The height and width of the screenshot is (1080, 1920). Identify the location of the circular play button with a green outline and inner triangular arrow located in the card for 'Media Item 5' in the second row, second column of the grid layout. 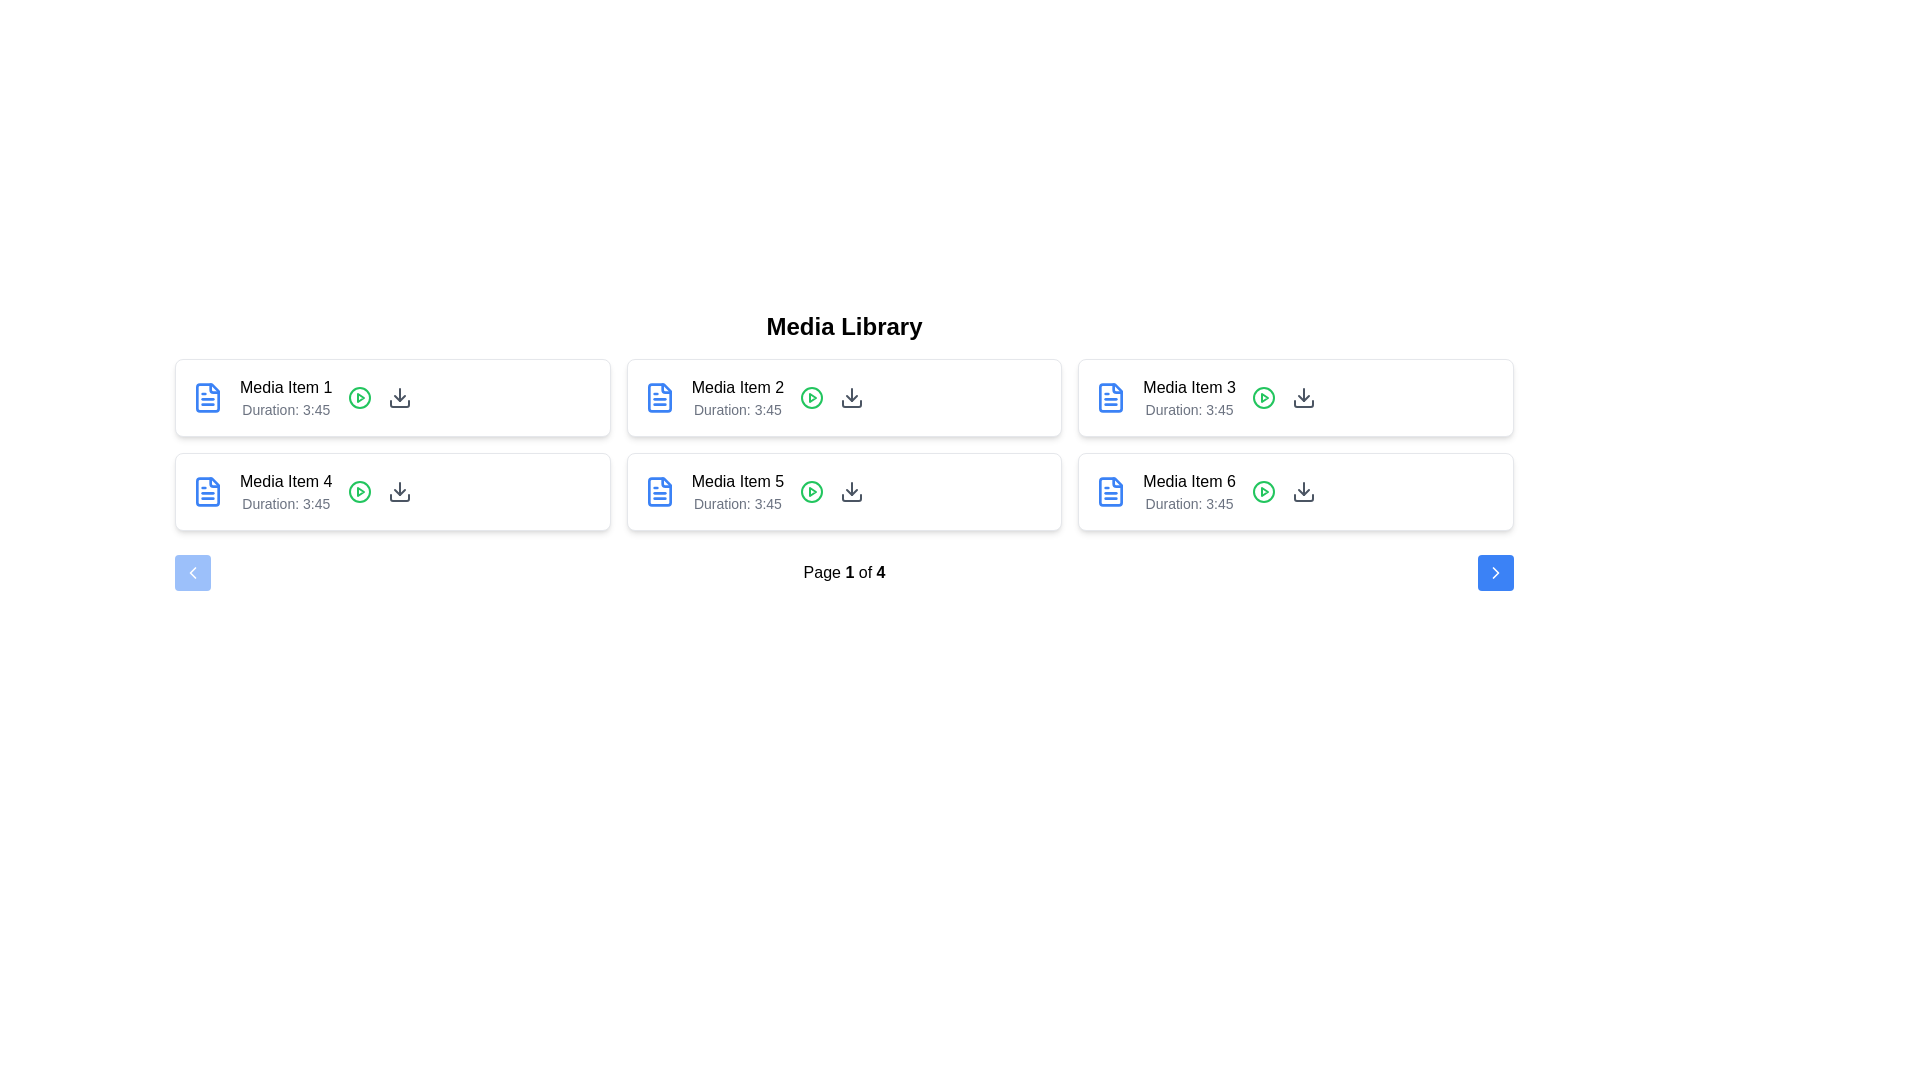
(812, 492).